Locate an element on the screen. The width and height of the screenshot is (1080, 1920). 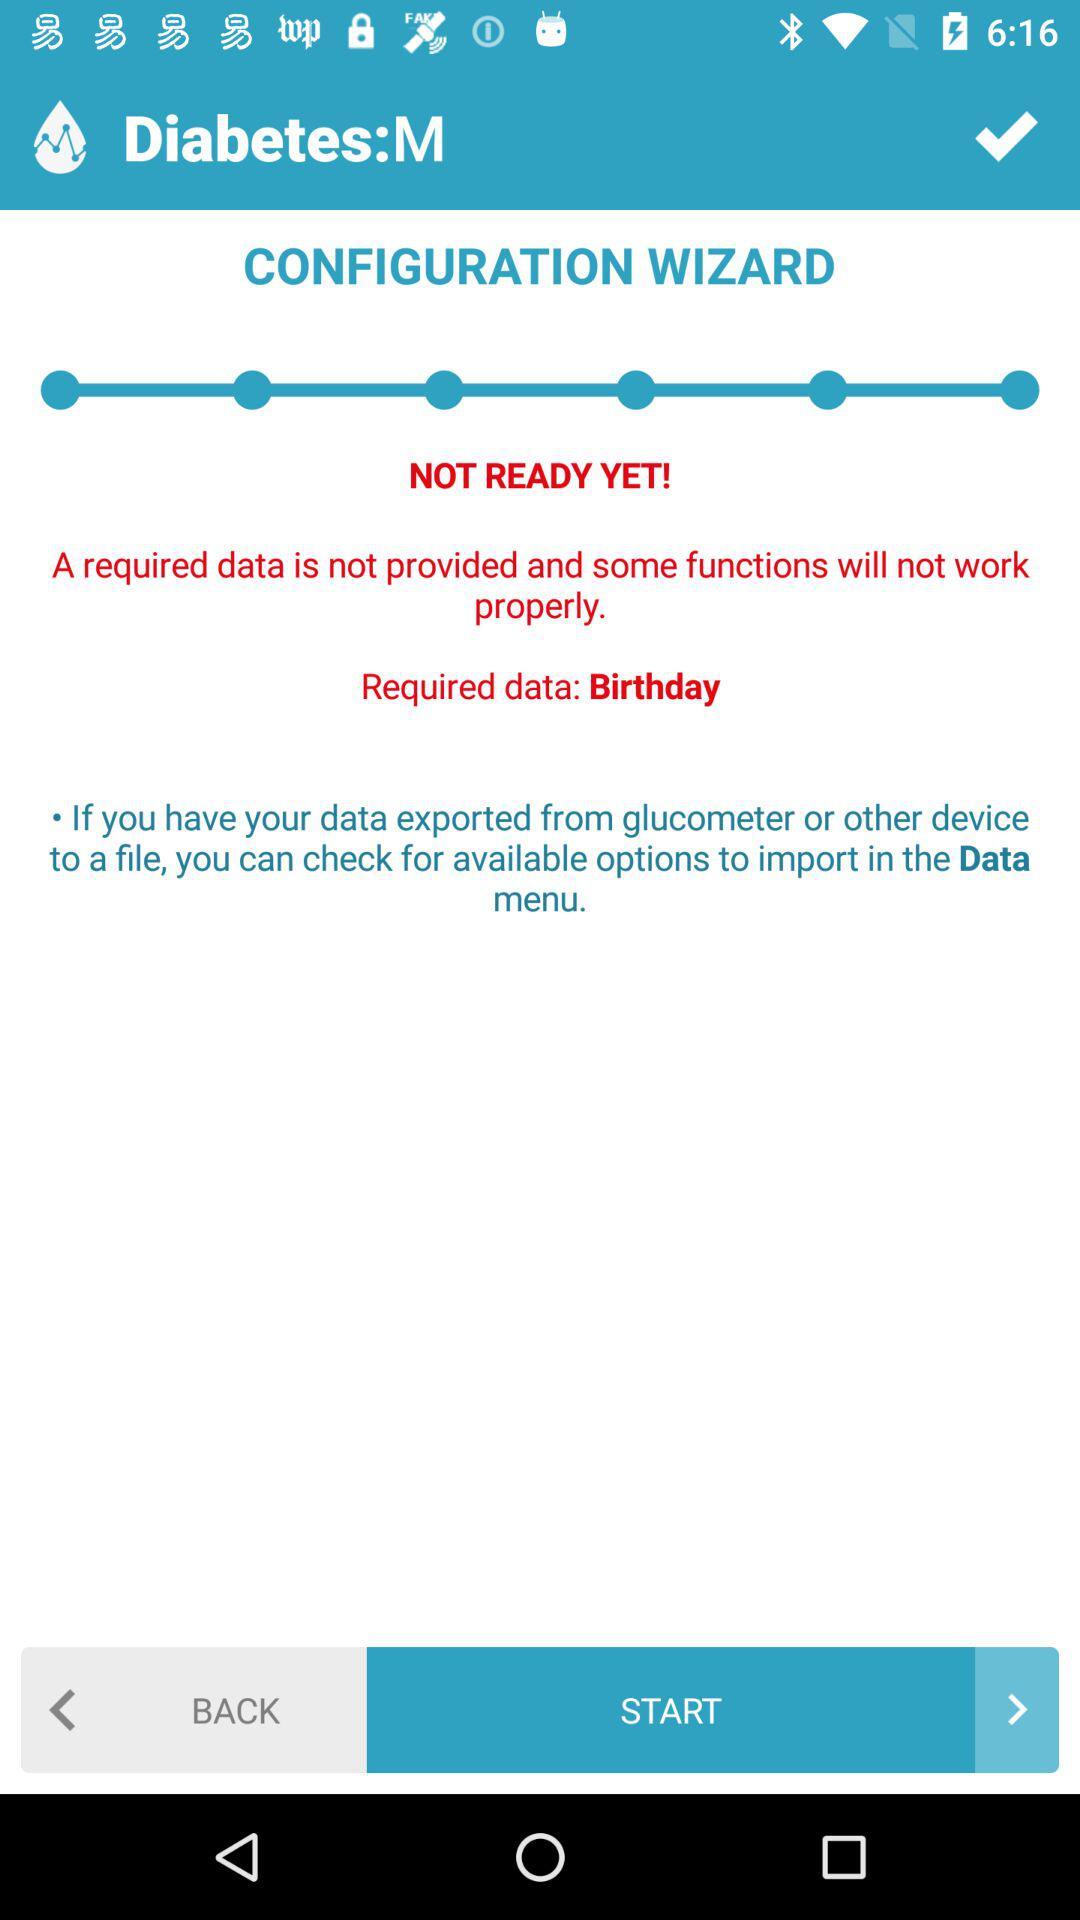
icon to the left of the start icon is located at coordinates (193, 1708).